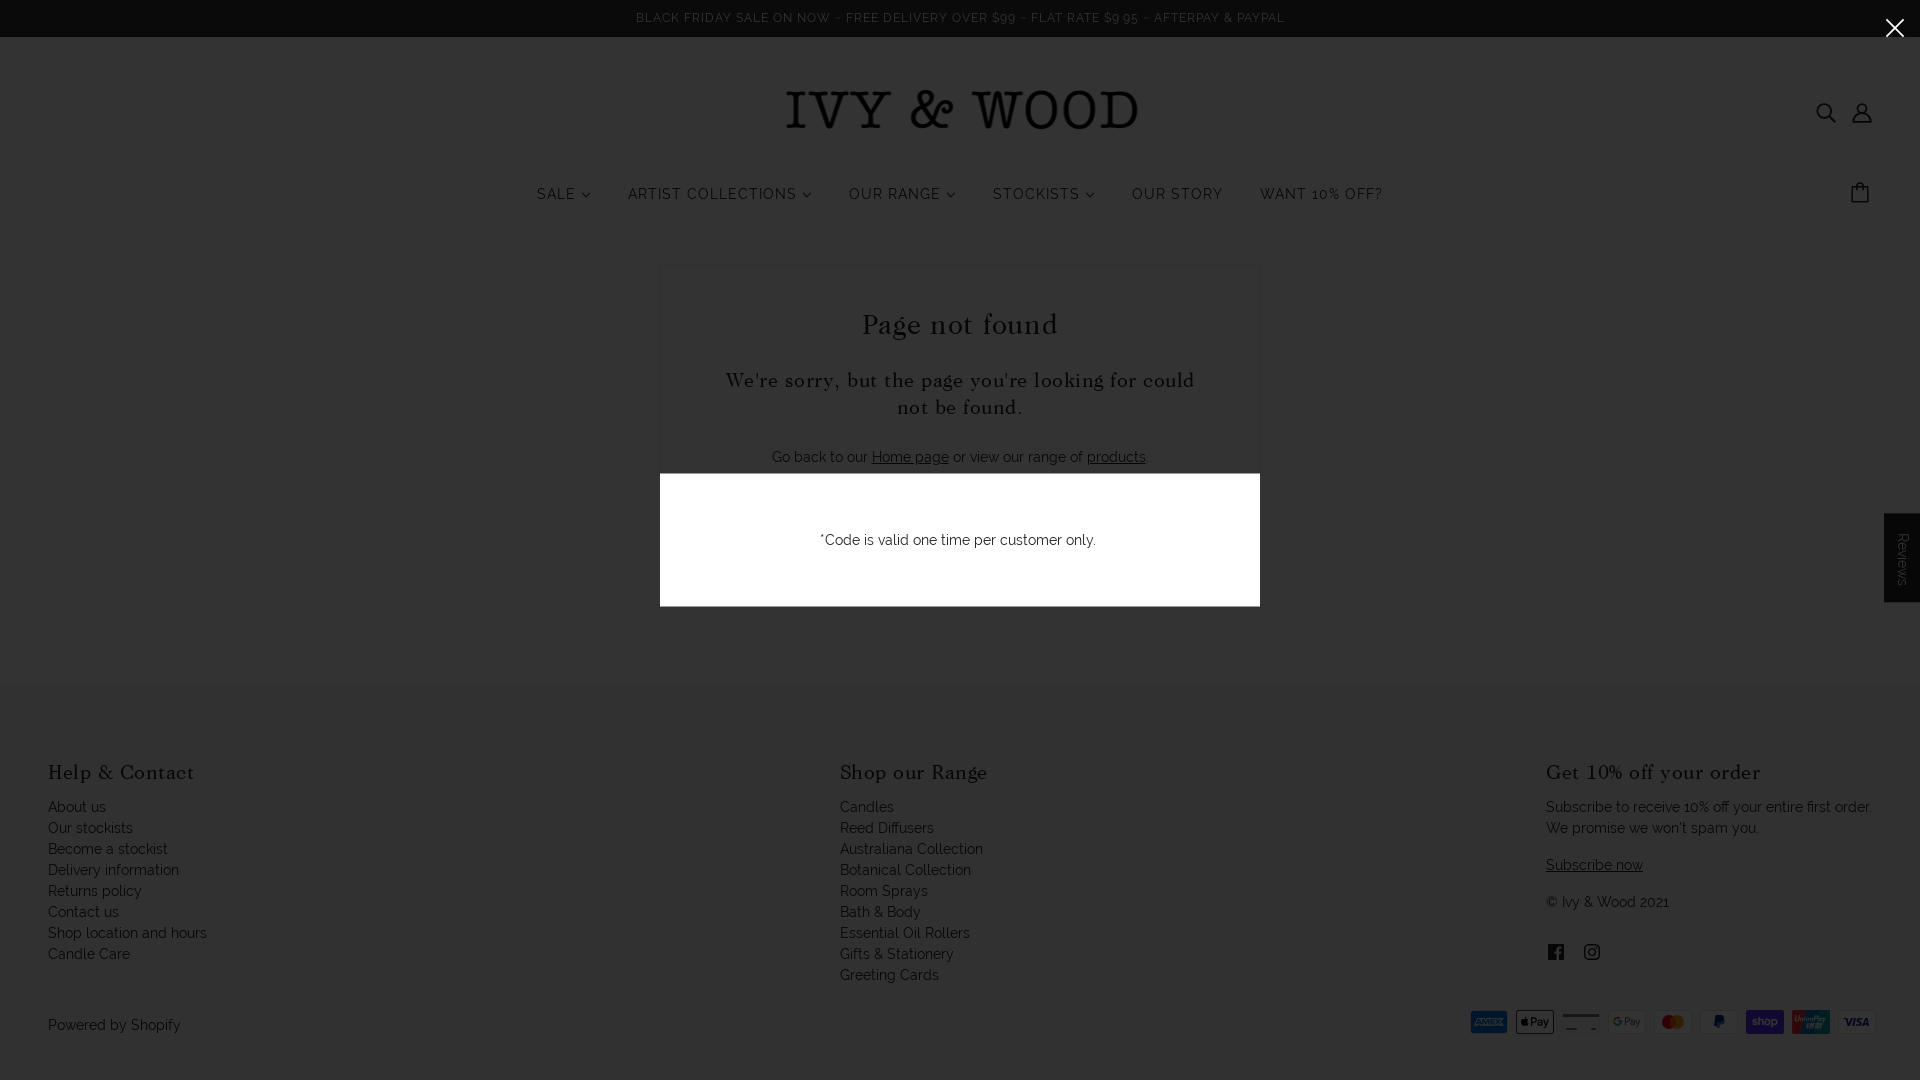 The width and height of the screenshot is (1920, 1080). What do you see at coordinates (886, 828) in the screenshot?
I see `'Reed Diffusers'` at bounding box center [886, 828].